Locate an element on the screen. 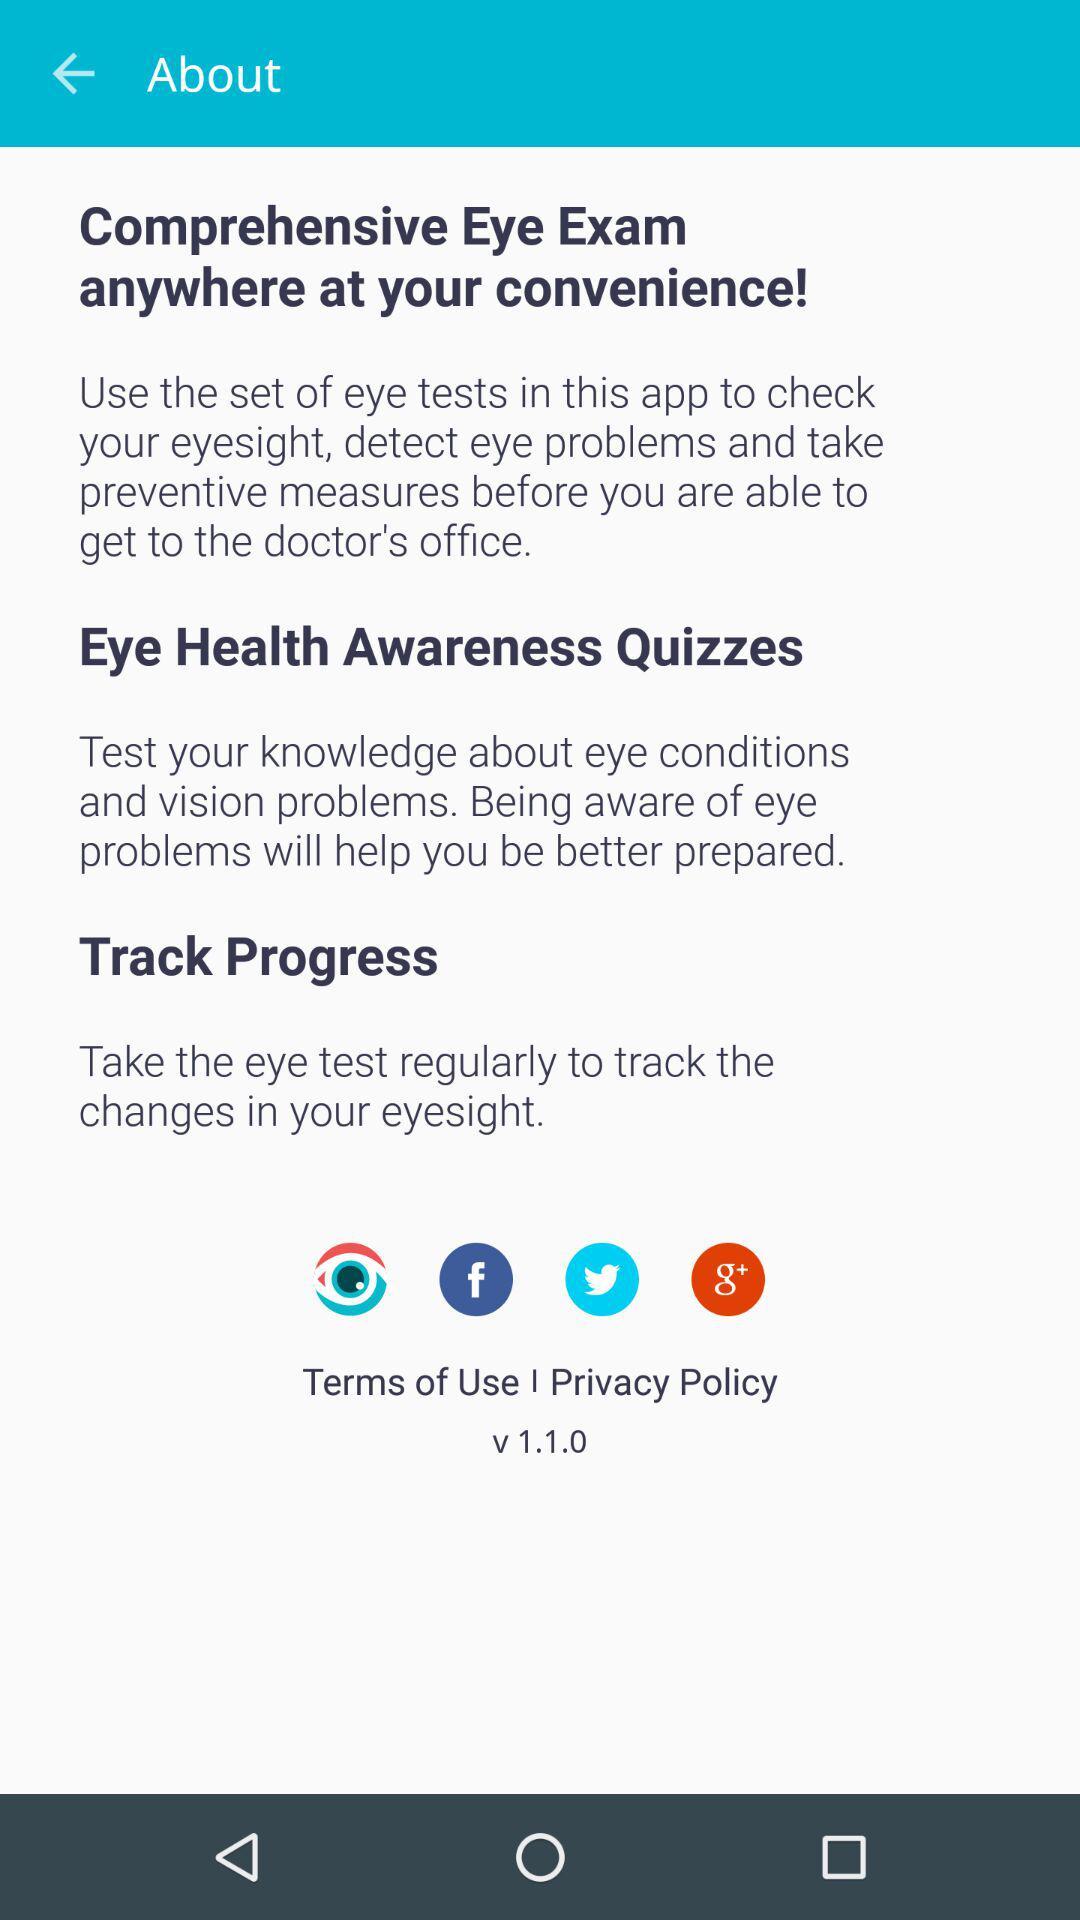 This screenshot has width=1080, height=1920. the item below take the eye item is located at coordinates (728, 1278).